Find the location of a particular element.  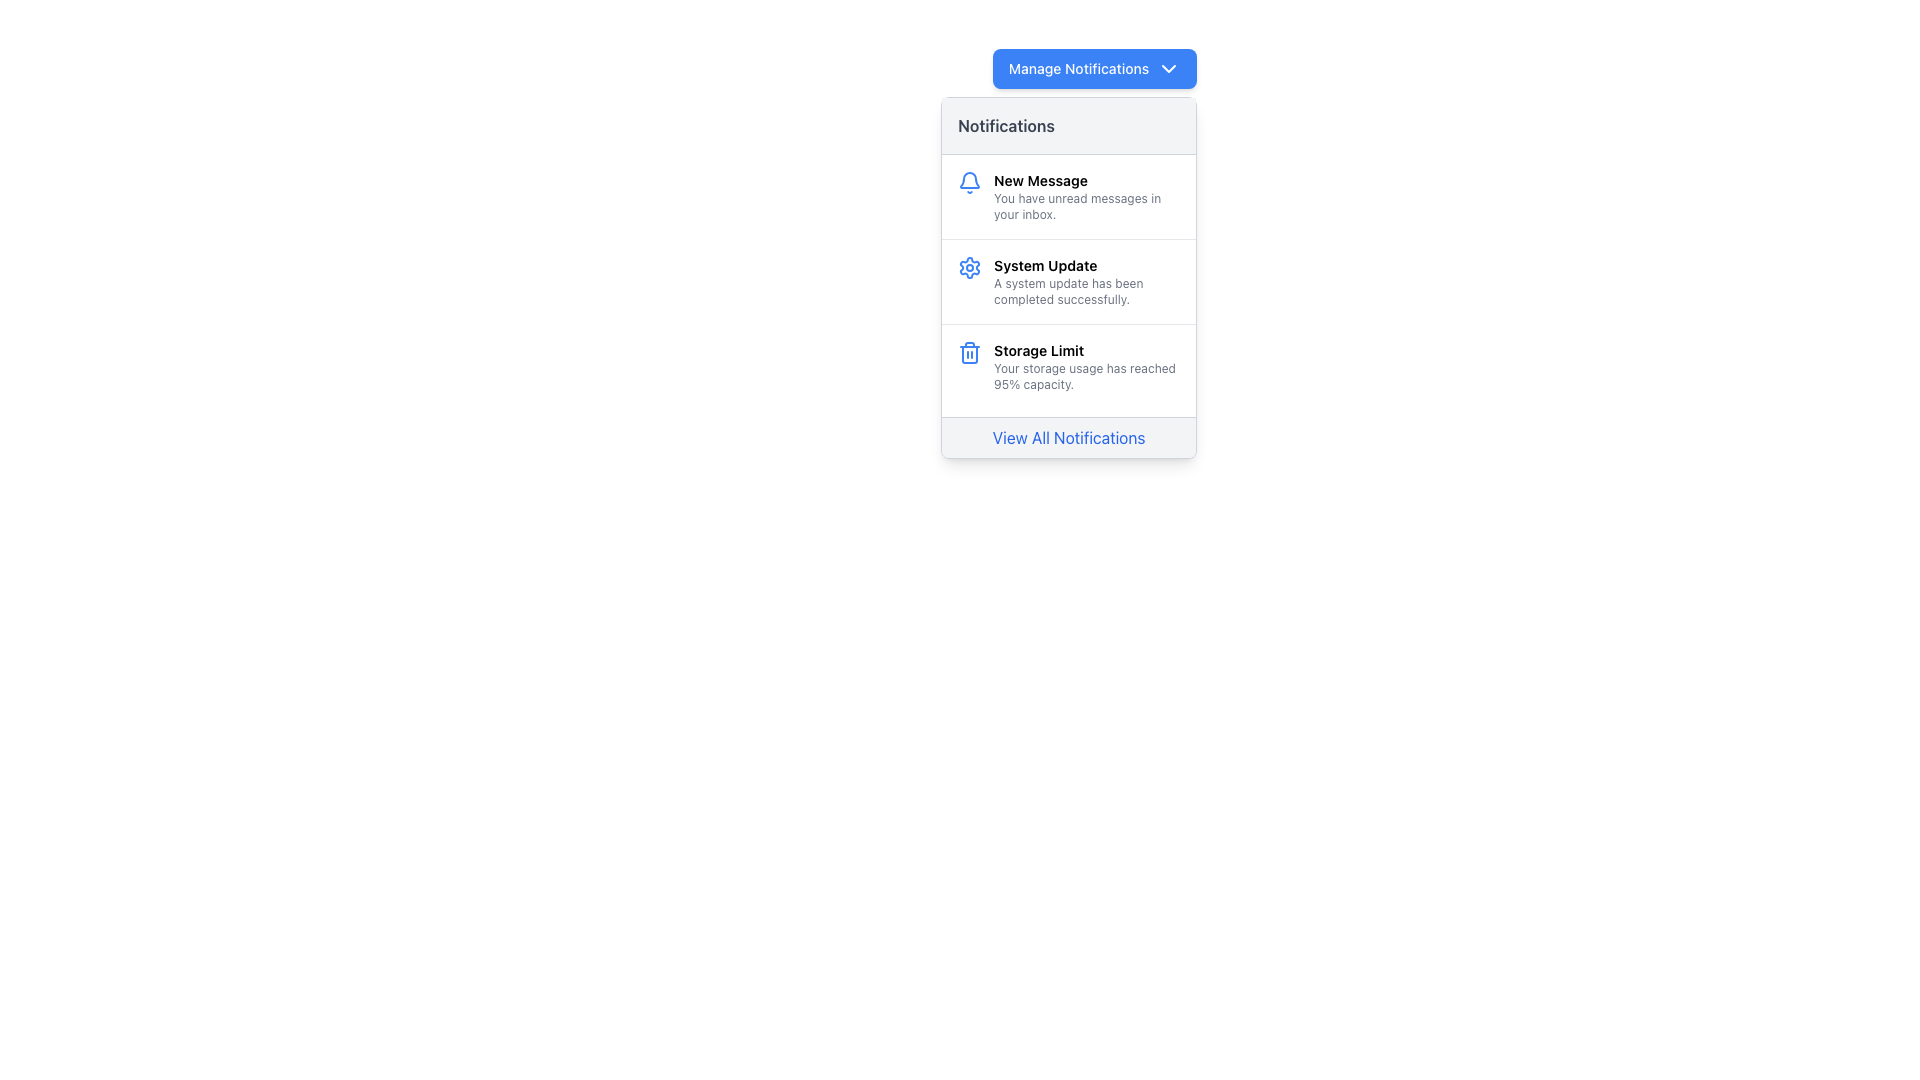

the notification card containing the text block that displays 'New Message' as the header and 'You have unread messages in your inbox.' as the supplementary detail is located at coordinates (1086, 196).